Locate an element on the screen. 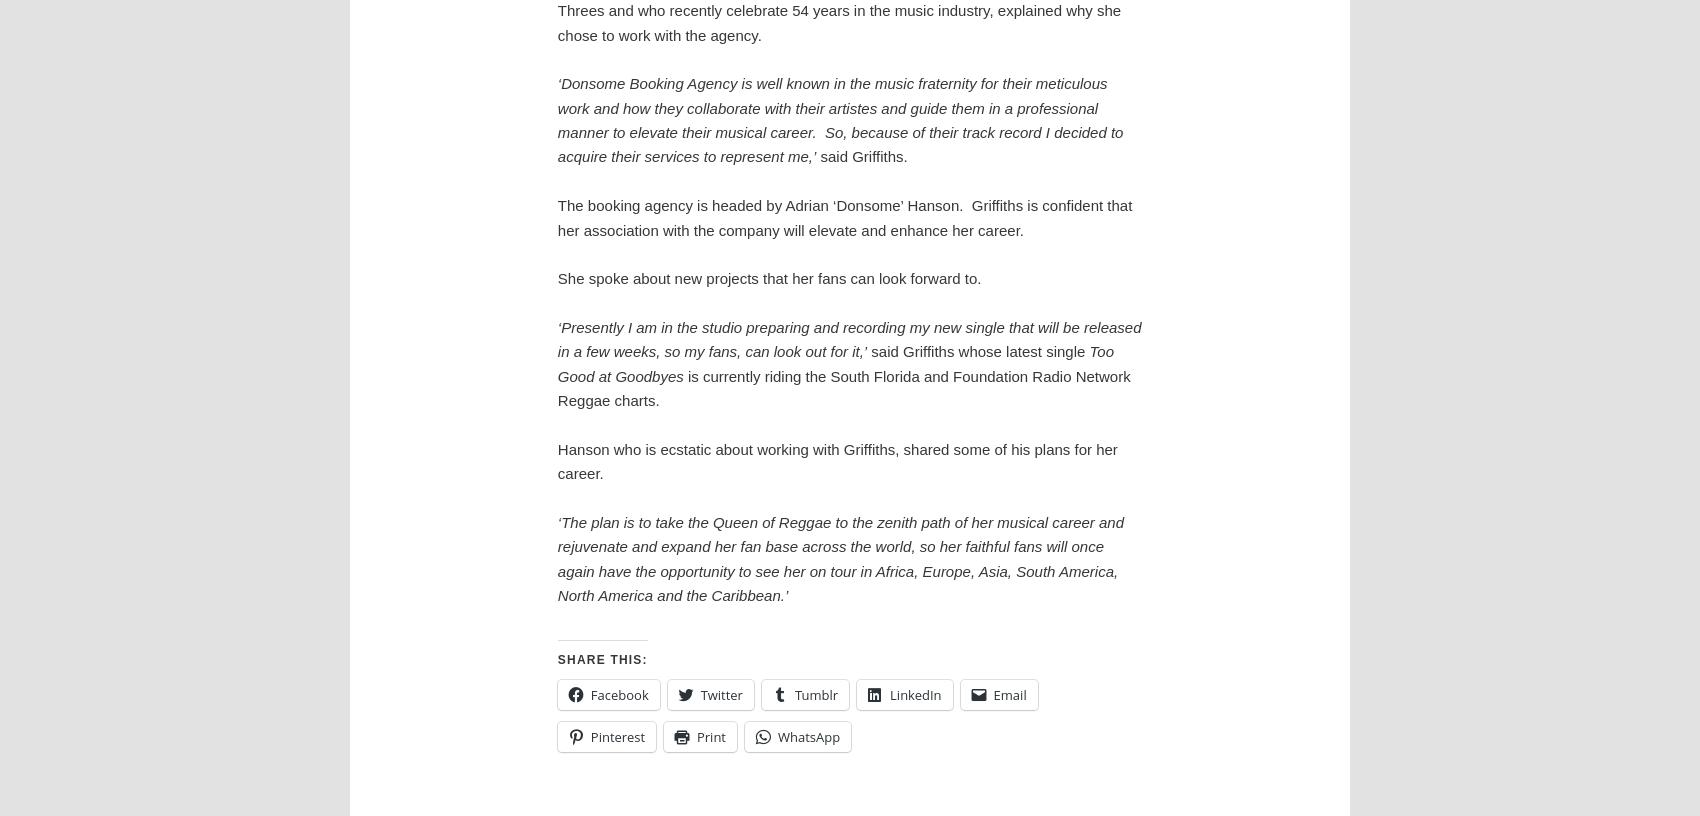 The height and width of the screenshot is (816, 1700). '‘Donsome Booking Agency is well known in the music fraternity for their meticulous work and how they collaborate with their artistes and guide them in a professional manner to elevate their musical career.  So, because of their track record I decided to acquire their services to represent me,’' is located at coordinates (838, 120).